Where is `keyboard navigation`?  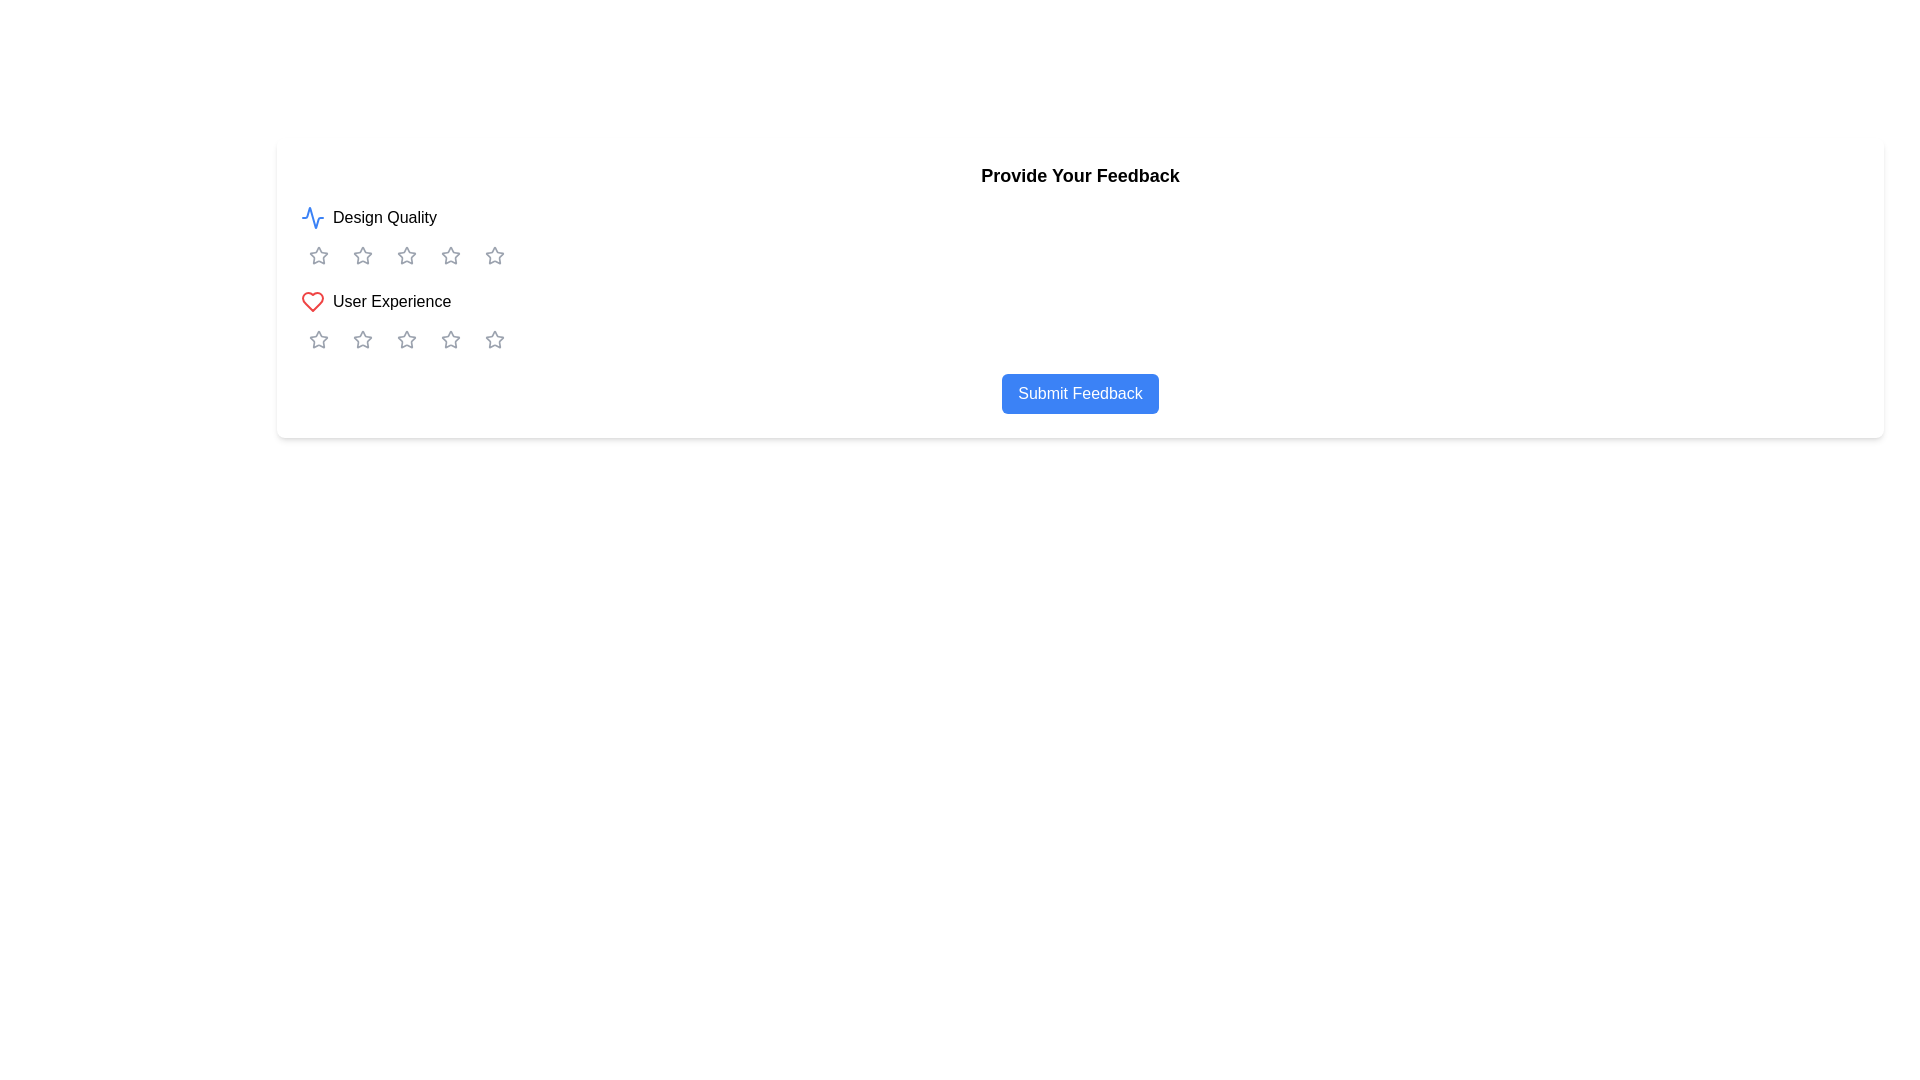 keyboard navigation is located at coordinates (450, 338).